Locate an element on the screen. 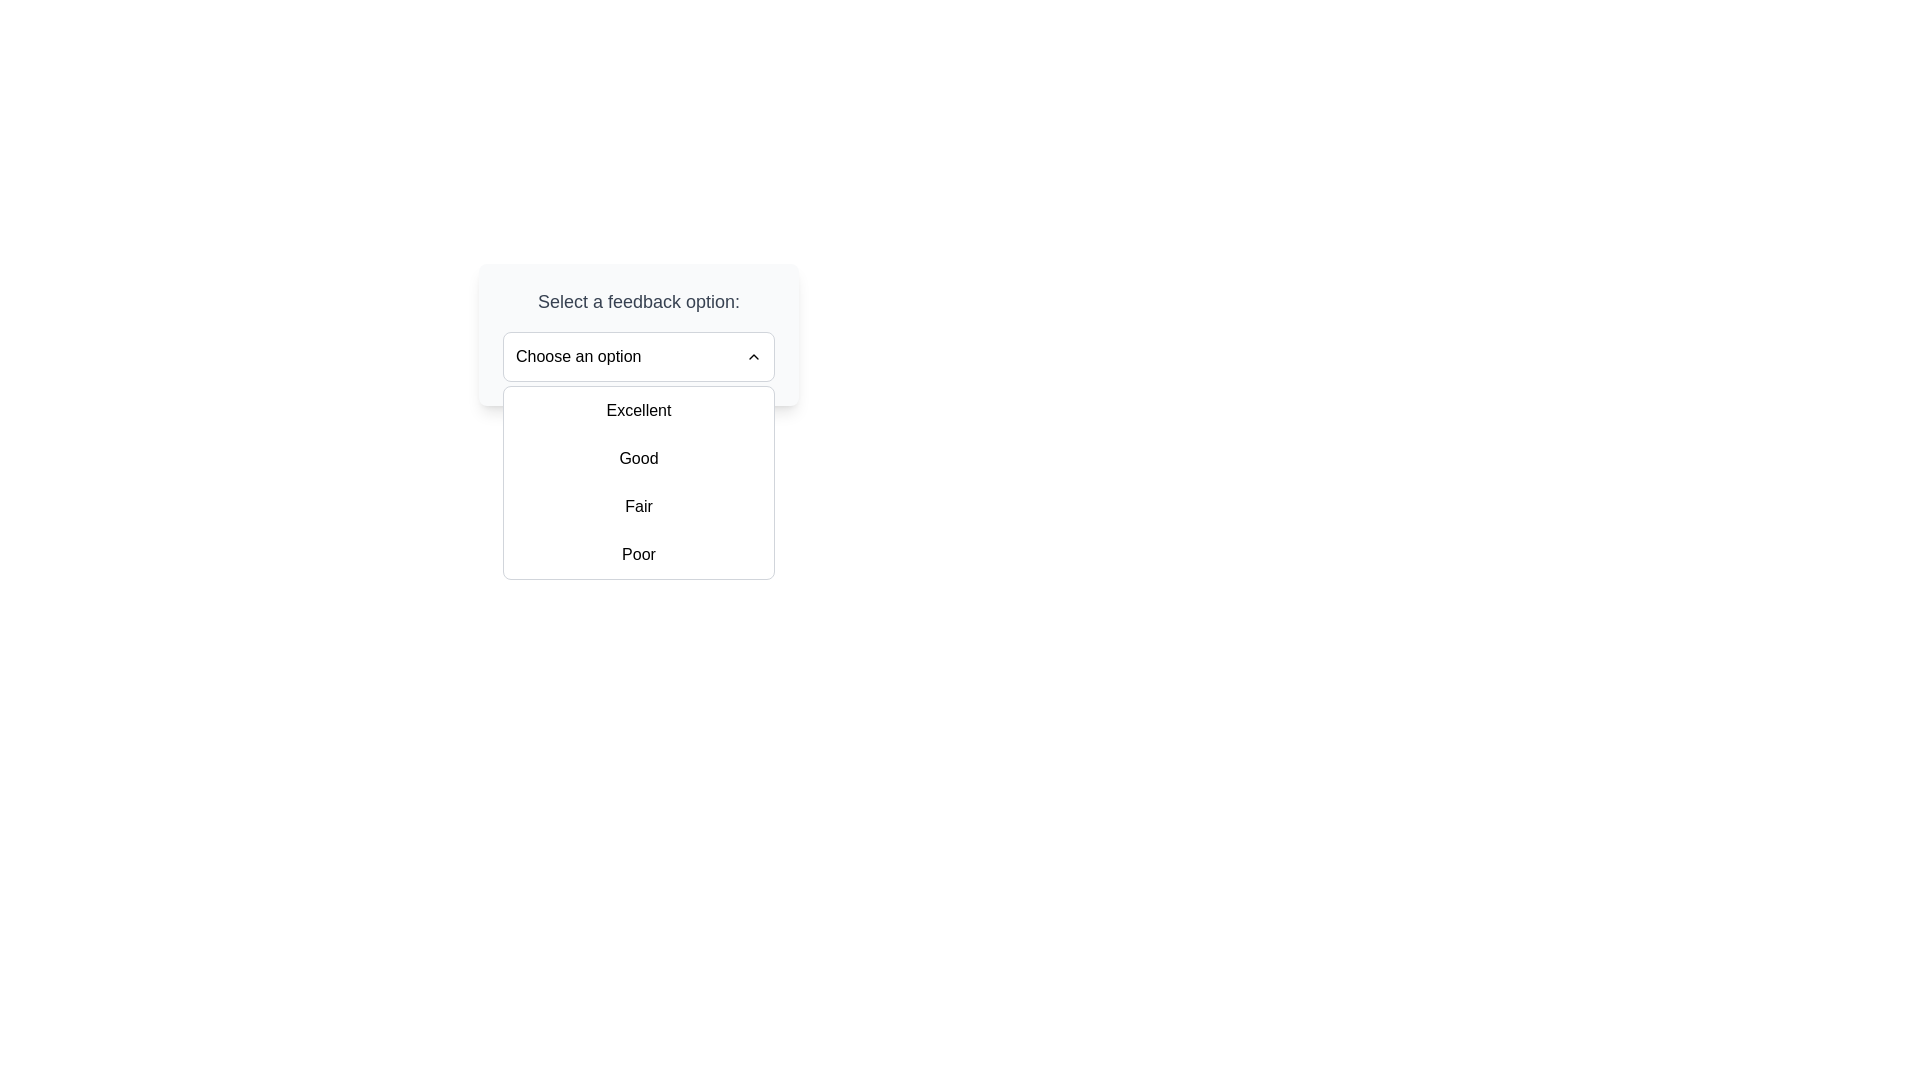 Image resolution: width=1920 pixels, height=1080 pixels. the active state icon of the dropdown menu located at the top-right corner of the 'Choose an option' button is located at coordinates (752, 356).